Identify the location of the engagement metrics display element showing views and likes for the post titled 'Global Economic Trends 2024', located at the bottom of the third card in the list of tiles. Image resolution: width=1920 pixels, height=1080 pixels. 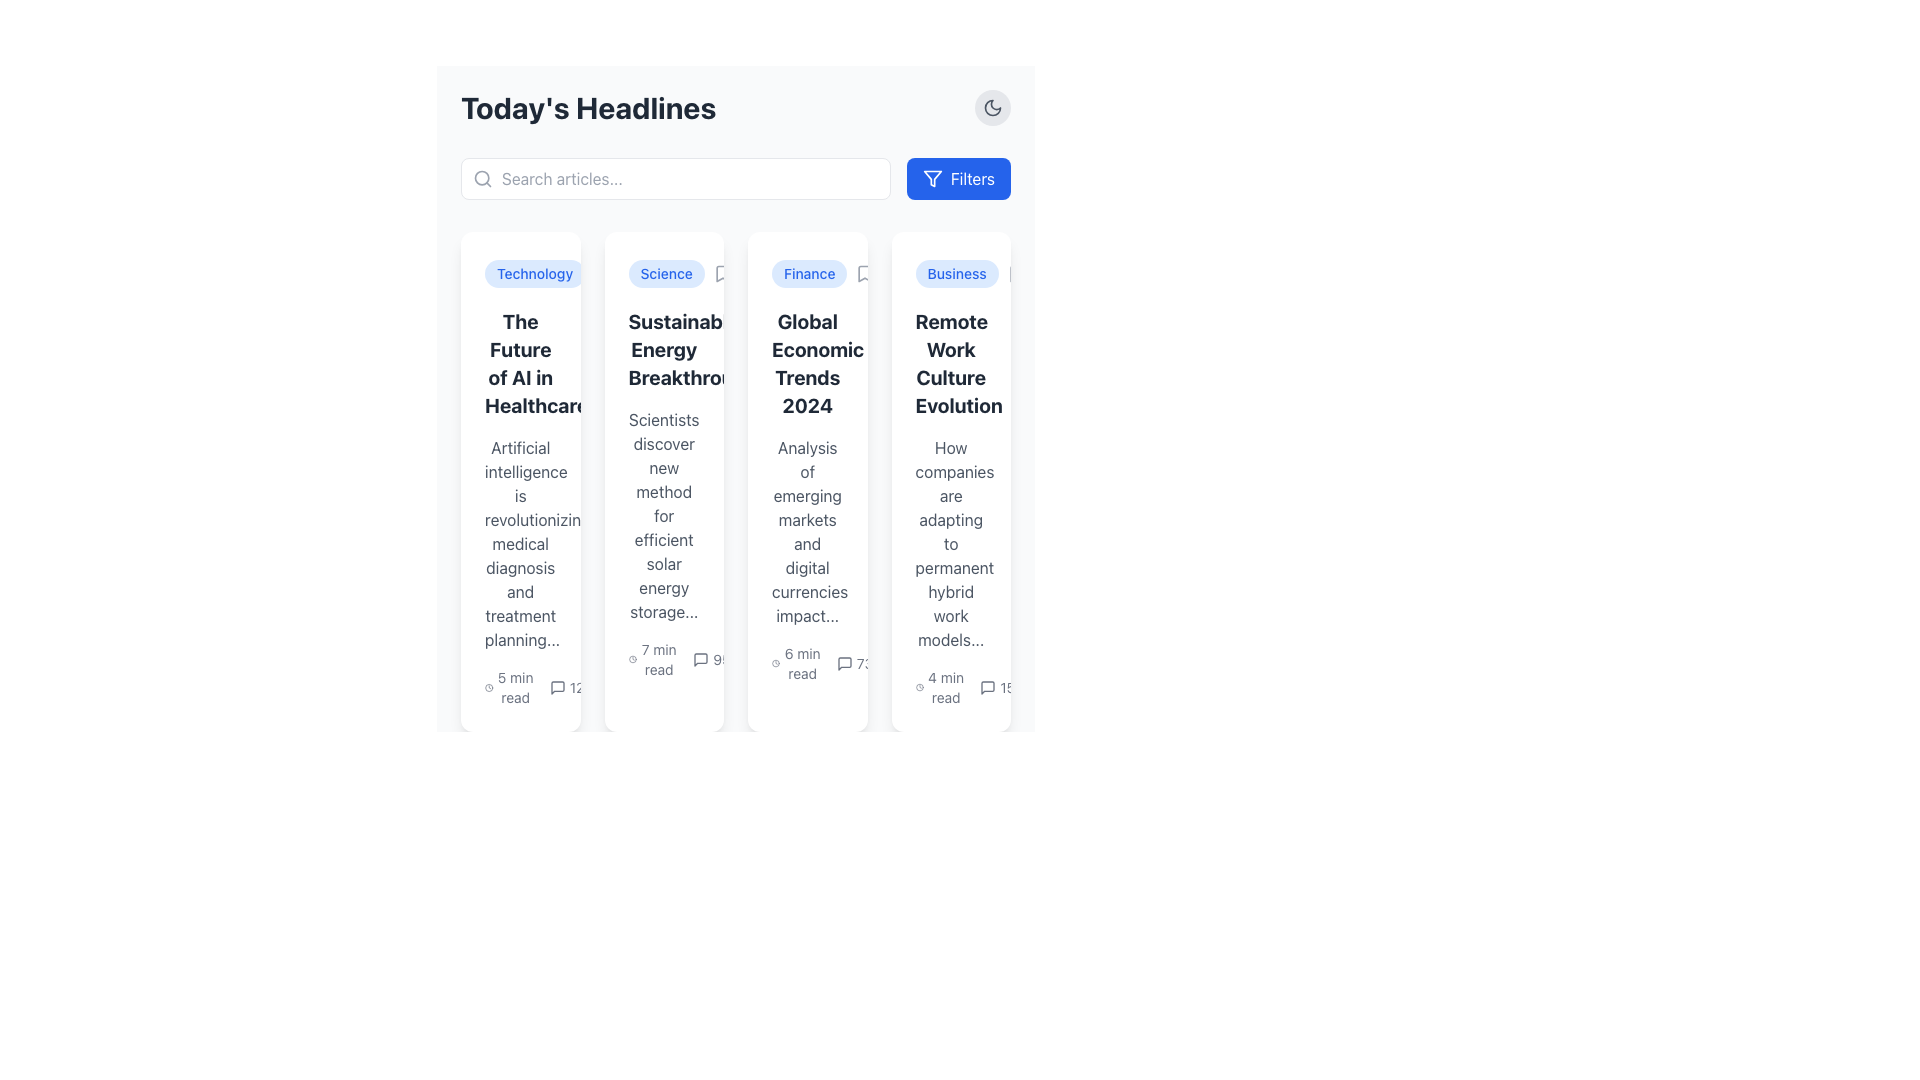
(783, 659).